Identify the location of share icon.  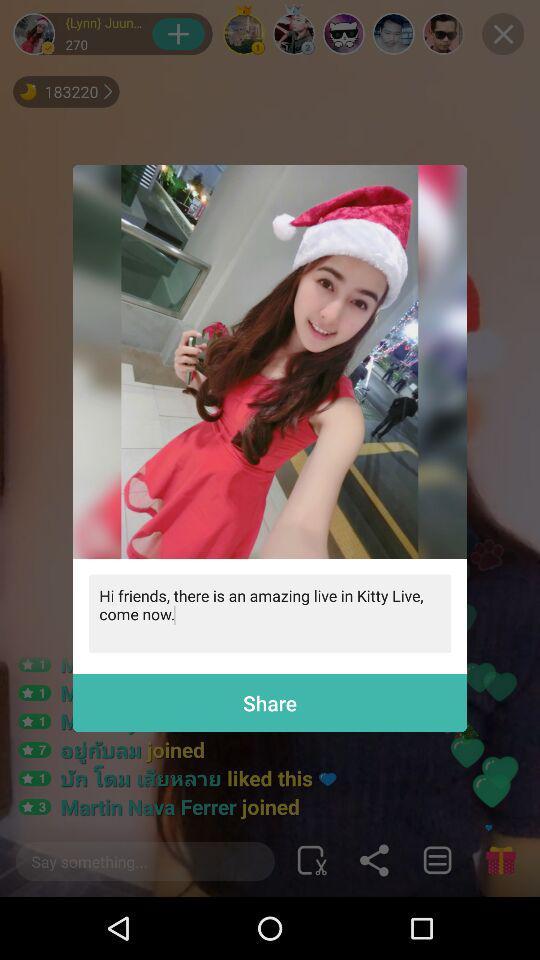
(270, 703).